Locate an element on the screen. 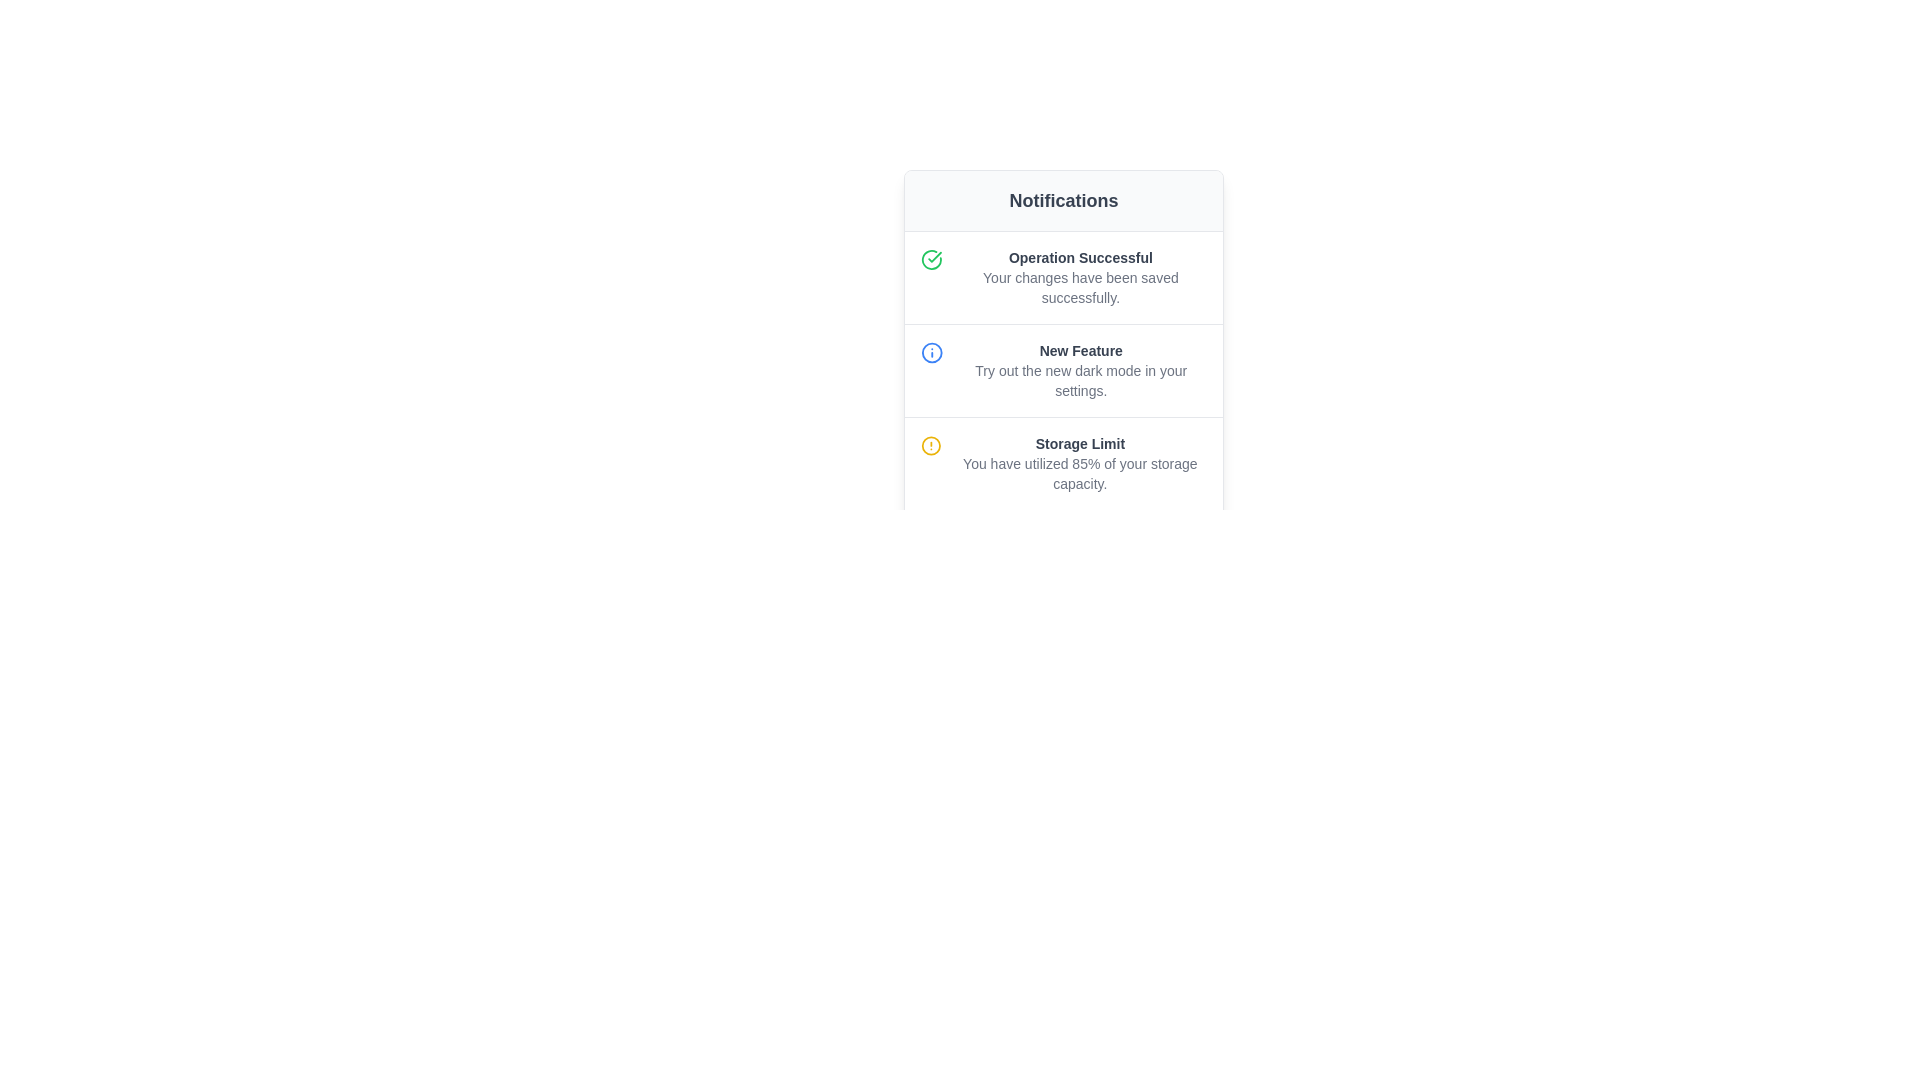 The height and width of the screenshot is (1080, 1920). the heading text label in the second notification card, which summarizes the content beneath it and is aligned horizontally with the center of the notification list is located at coordinates (1080, 350).